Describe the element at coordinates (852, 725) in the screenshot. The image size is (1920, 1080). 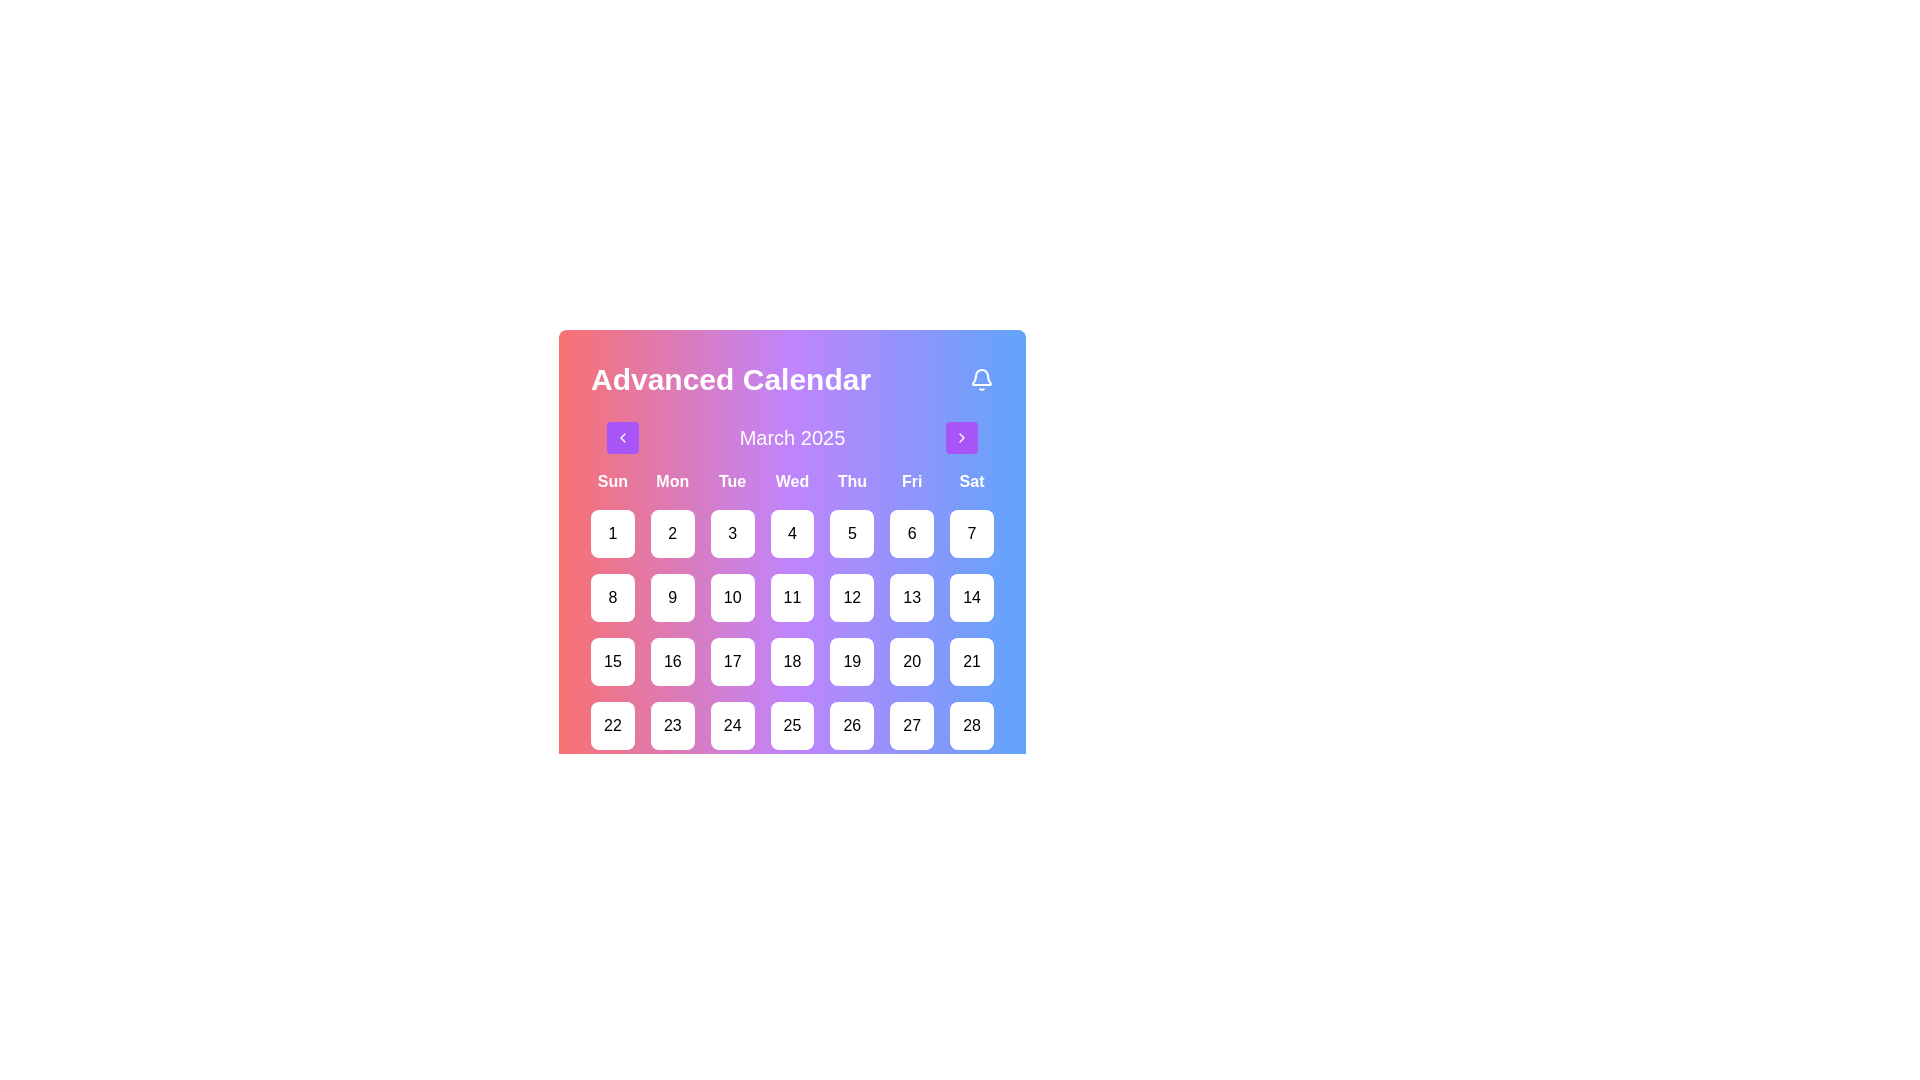
I see `the button representing March 26th in the calendar view` at that location.